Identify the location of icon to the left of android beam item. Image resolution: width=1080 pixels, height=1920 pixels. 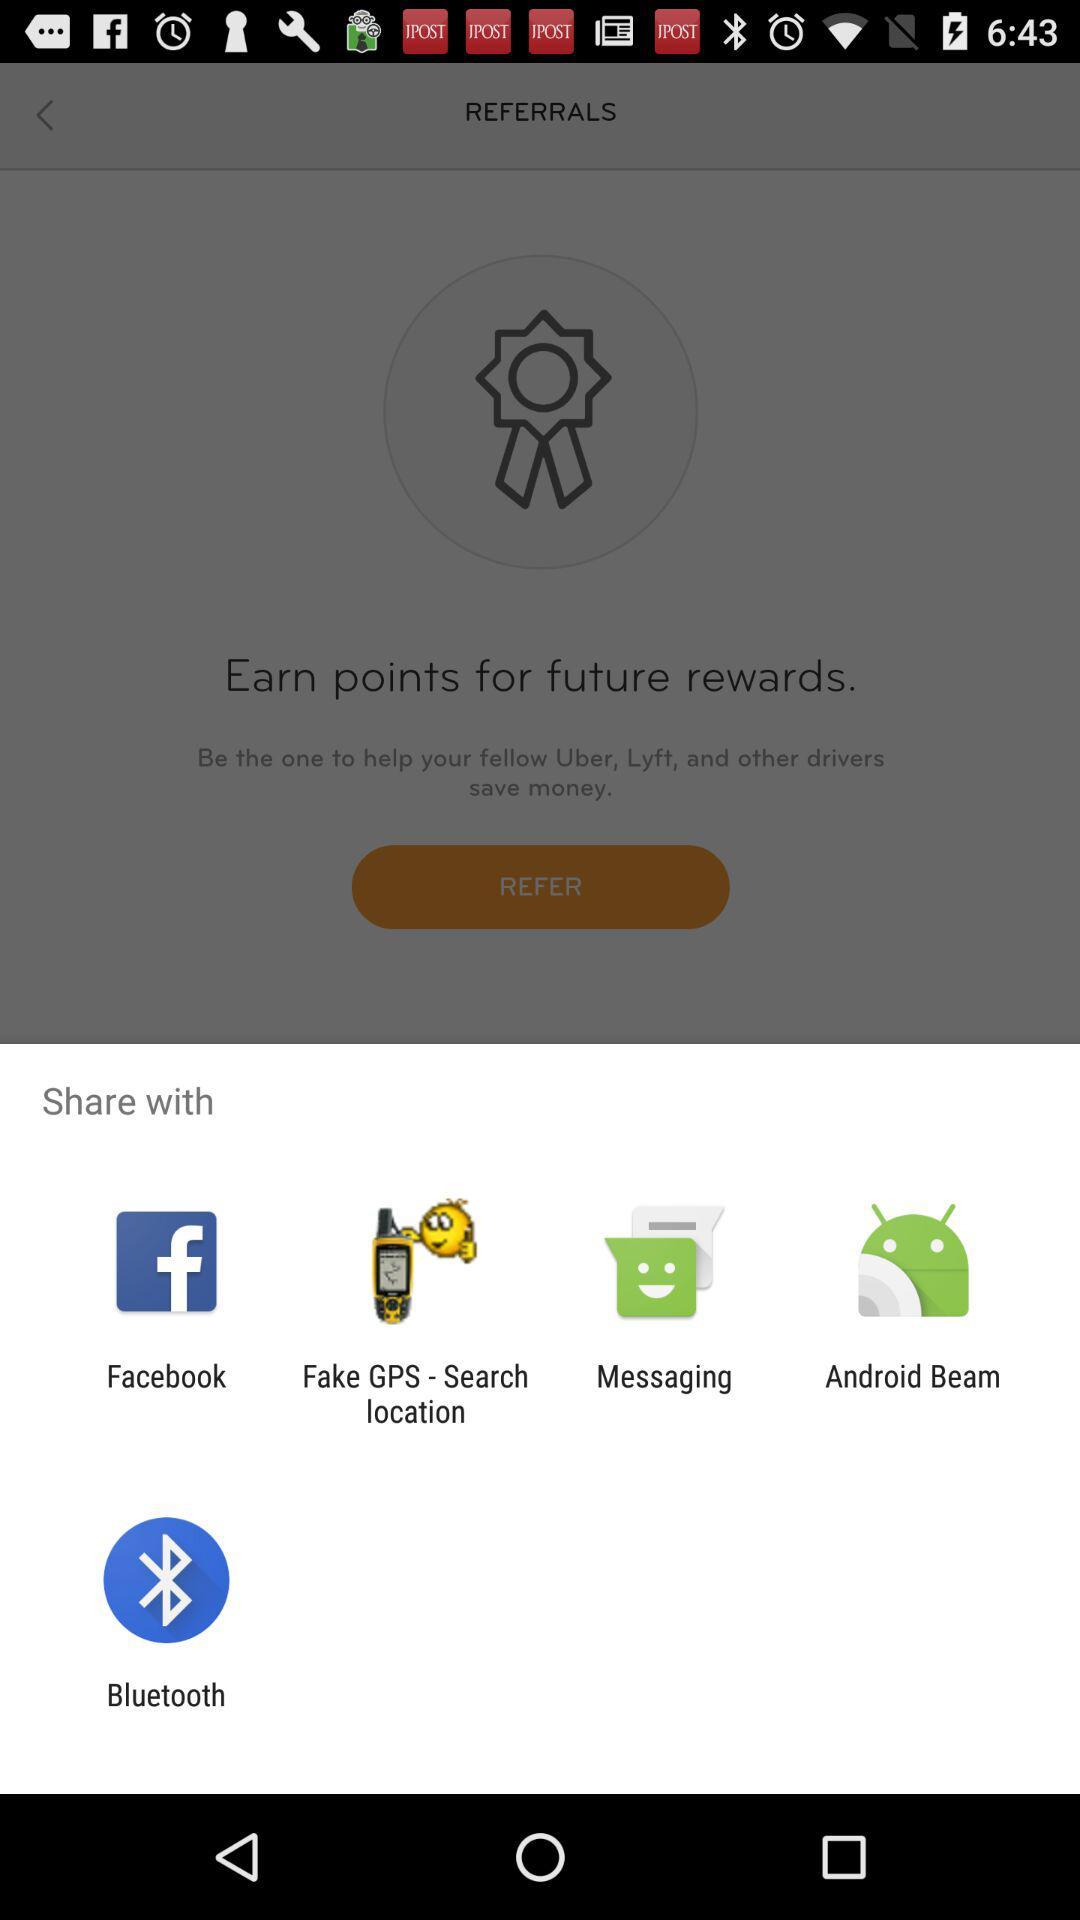
(664, 1392).